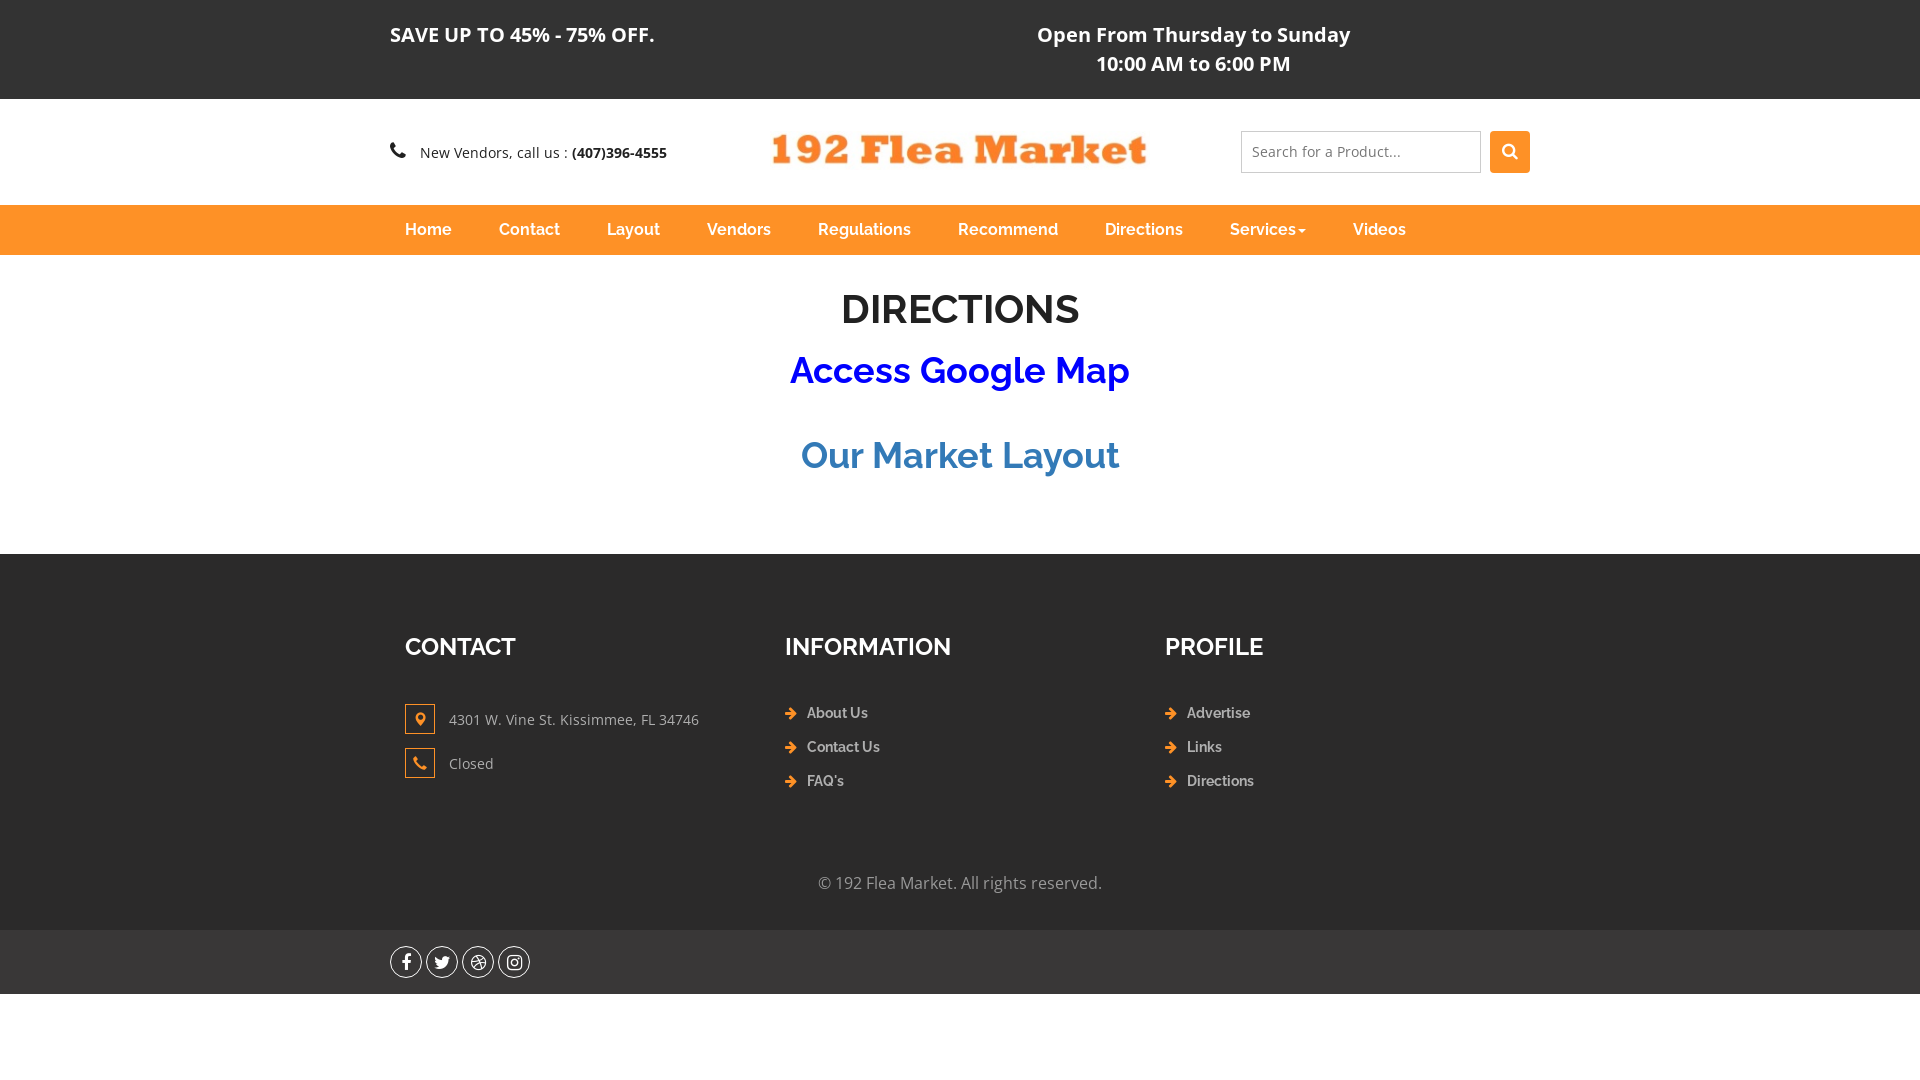 The image size is (1920, 1080). What do you see at coordinates (1219, 779) in the screenshot?
I see `'Directions'` at bounding box center [1219, 779].